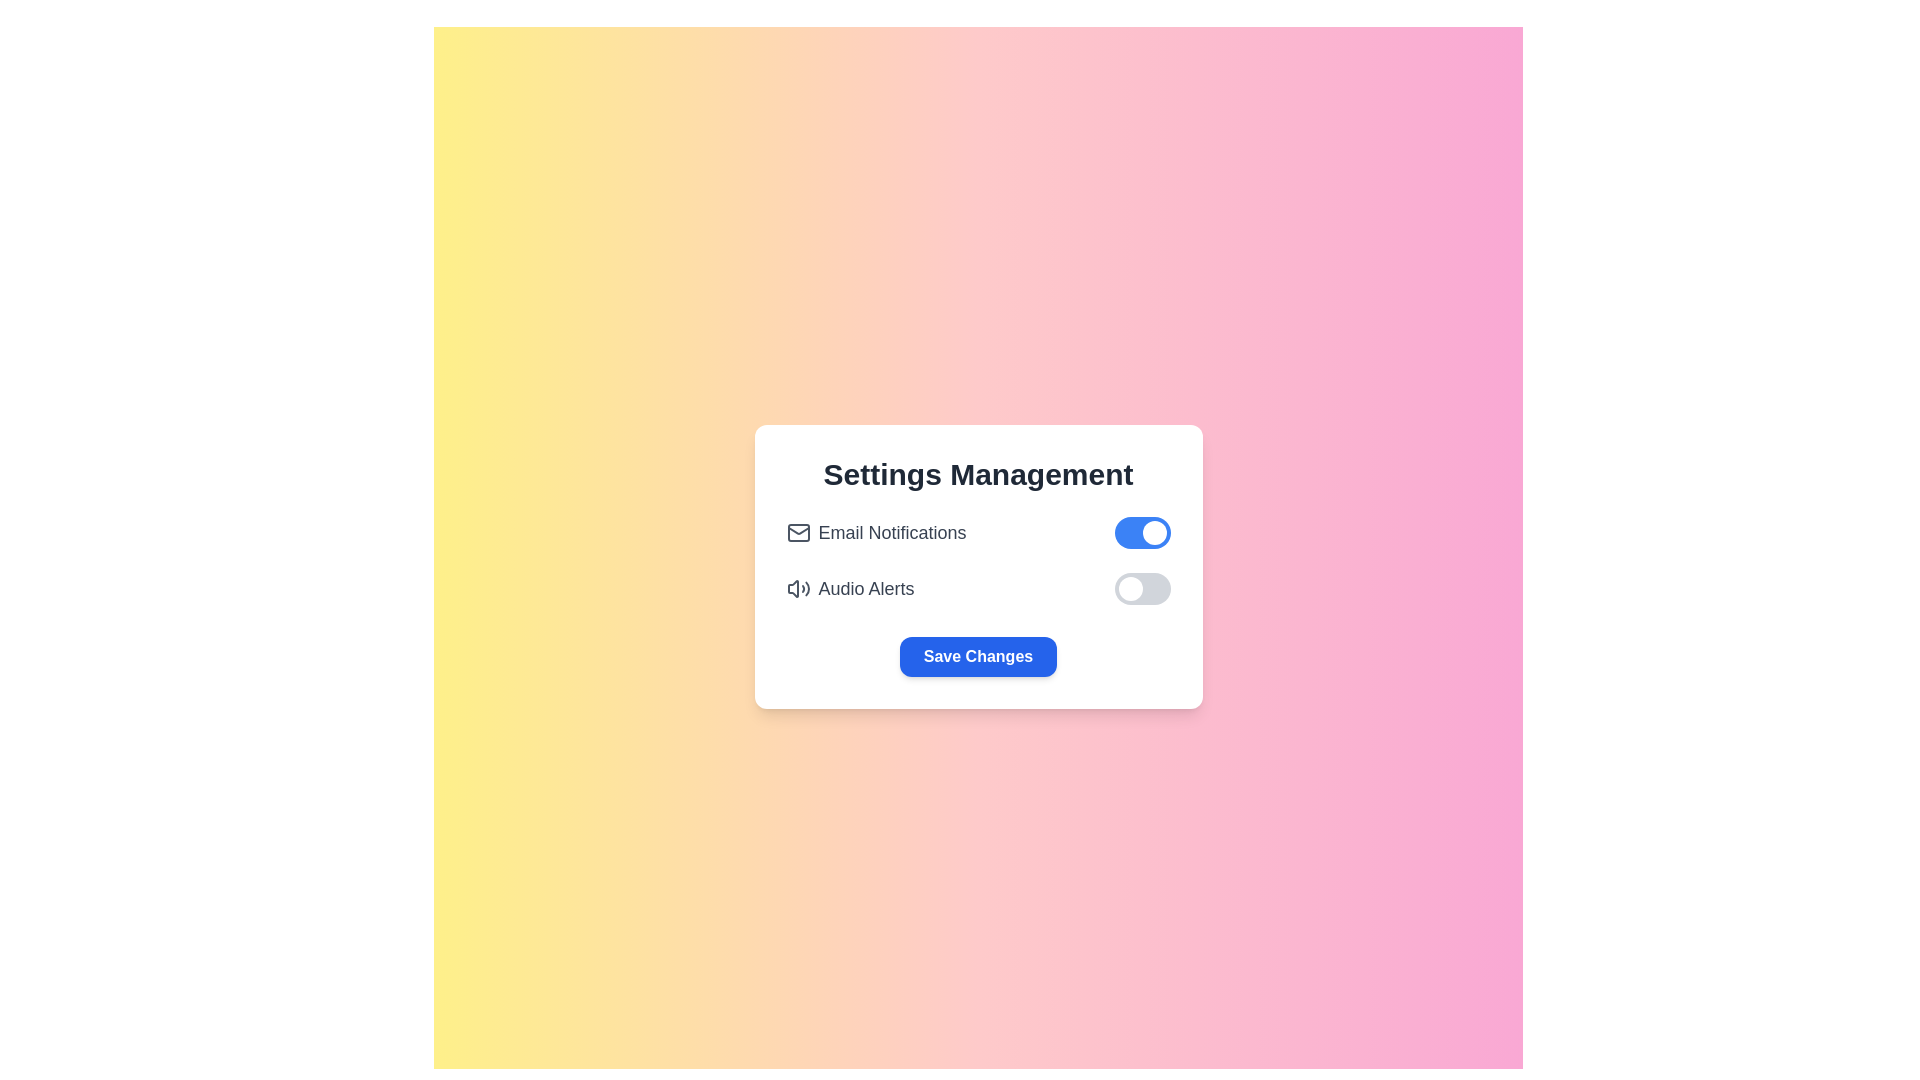 This screenshot has height=1080, width=1920. What do you see at coordinates (891, 531) in the screenshot?
I see `the descriptive text label for the email notification toggle switch, which is located to the right of the mail icon in the settings list` at bounding box center [891, 531].